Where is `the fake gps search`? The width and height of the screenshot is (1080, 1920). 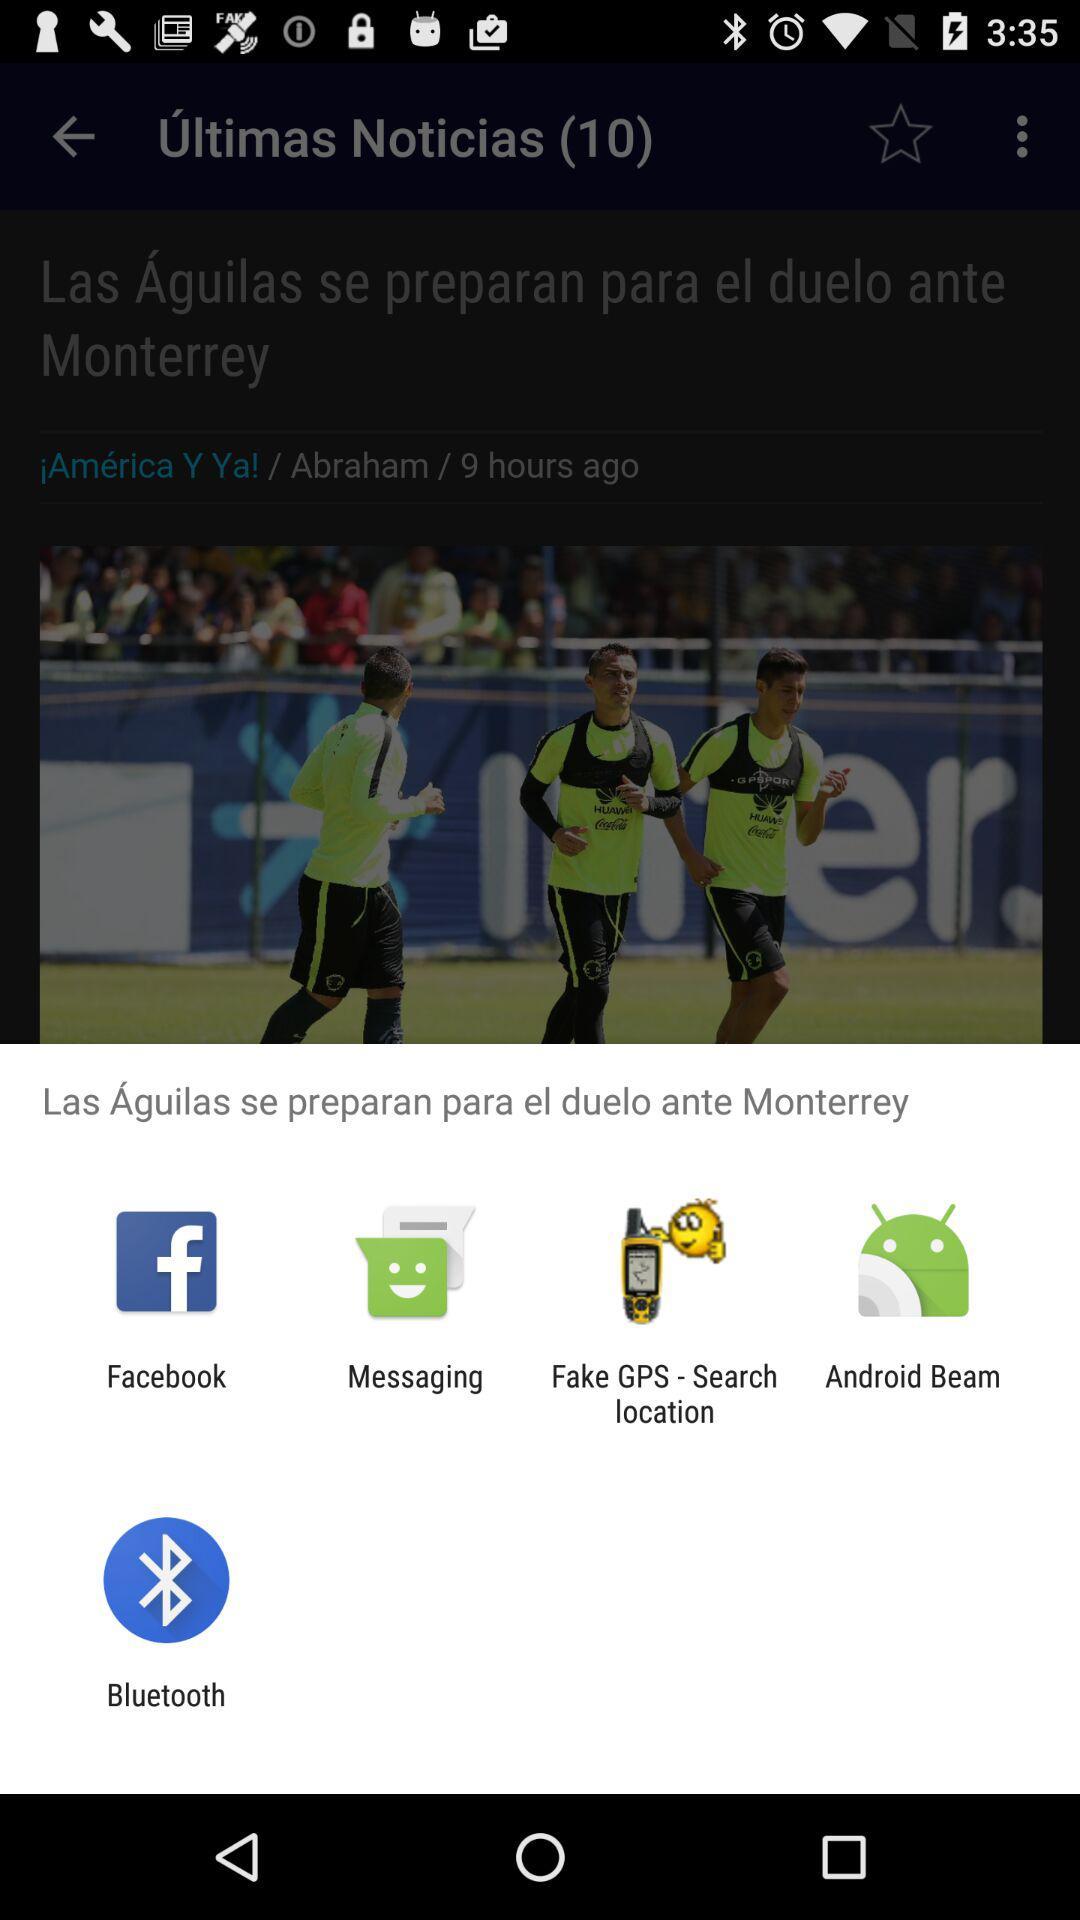
the fake gps search is located at coordinates (664, 1392).